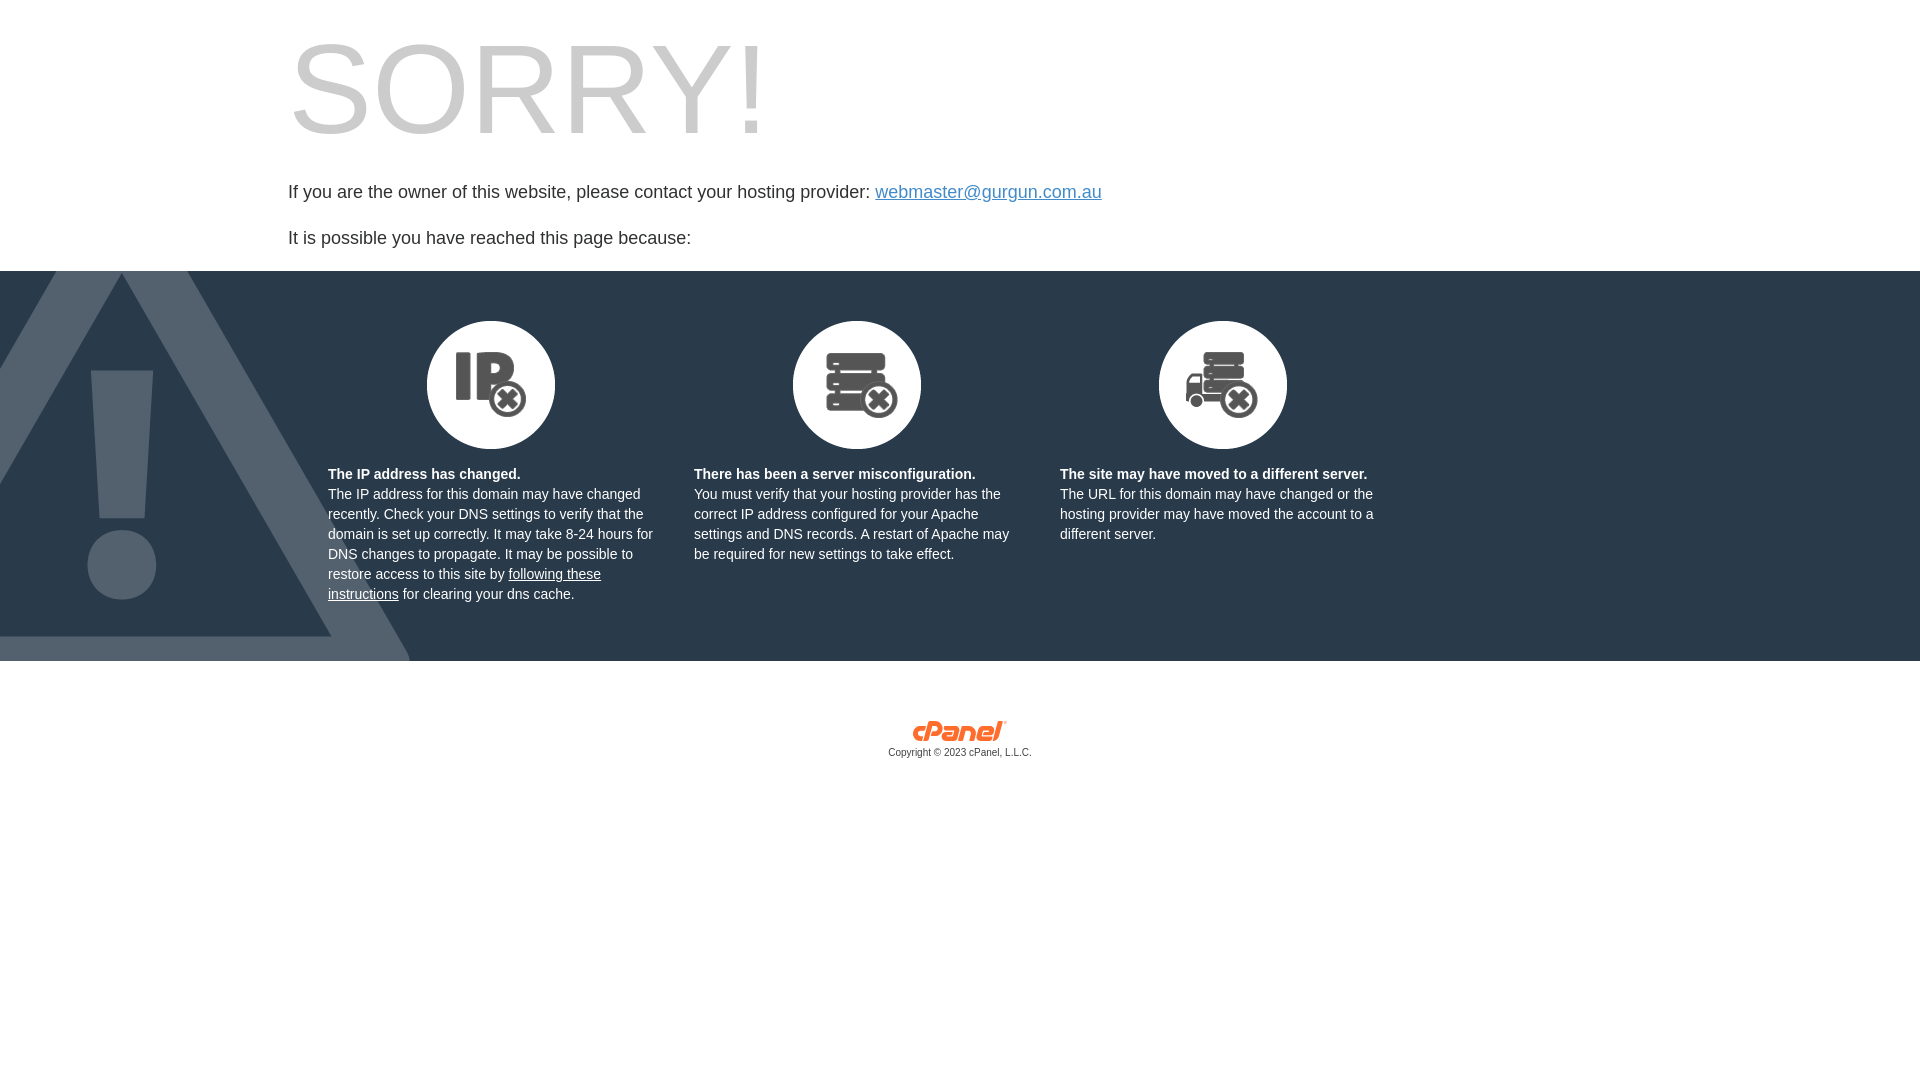 Image resolution: width=1920 pixels, height=1080 pixels. What do you see at coordinates (463, 583) in the screenshot?
I see `'following these instructions'` at bounding box center [463, 583].